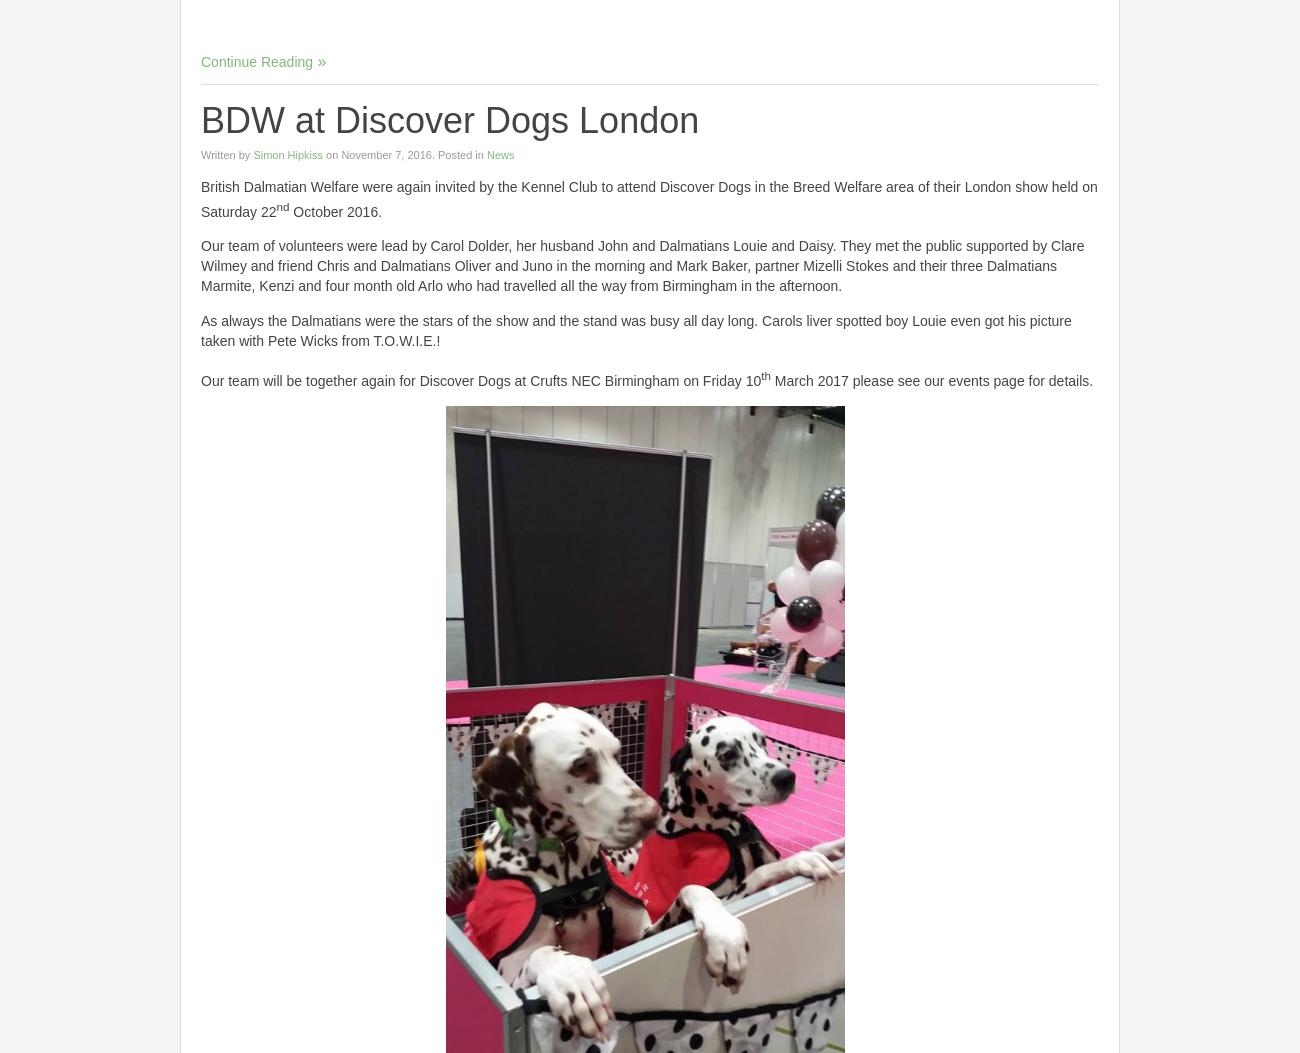 The width and height of the screenshot is (1300, 1053). What do you see at coordinates (331, 152) in the screenshot?
I see `'on'` at bounding box center [331, 152].